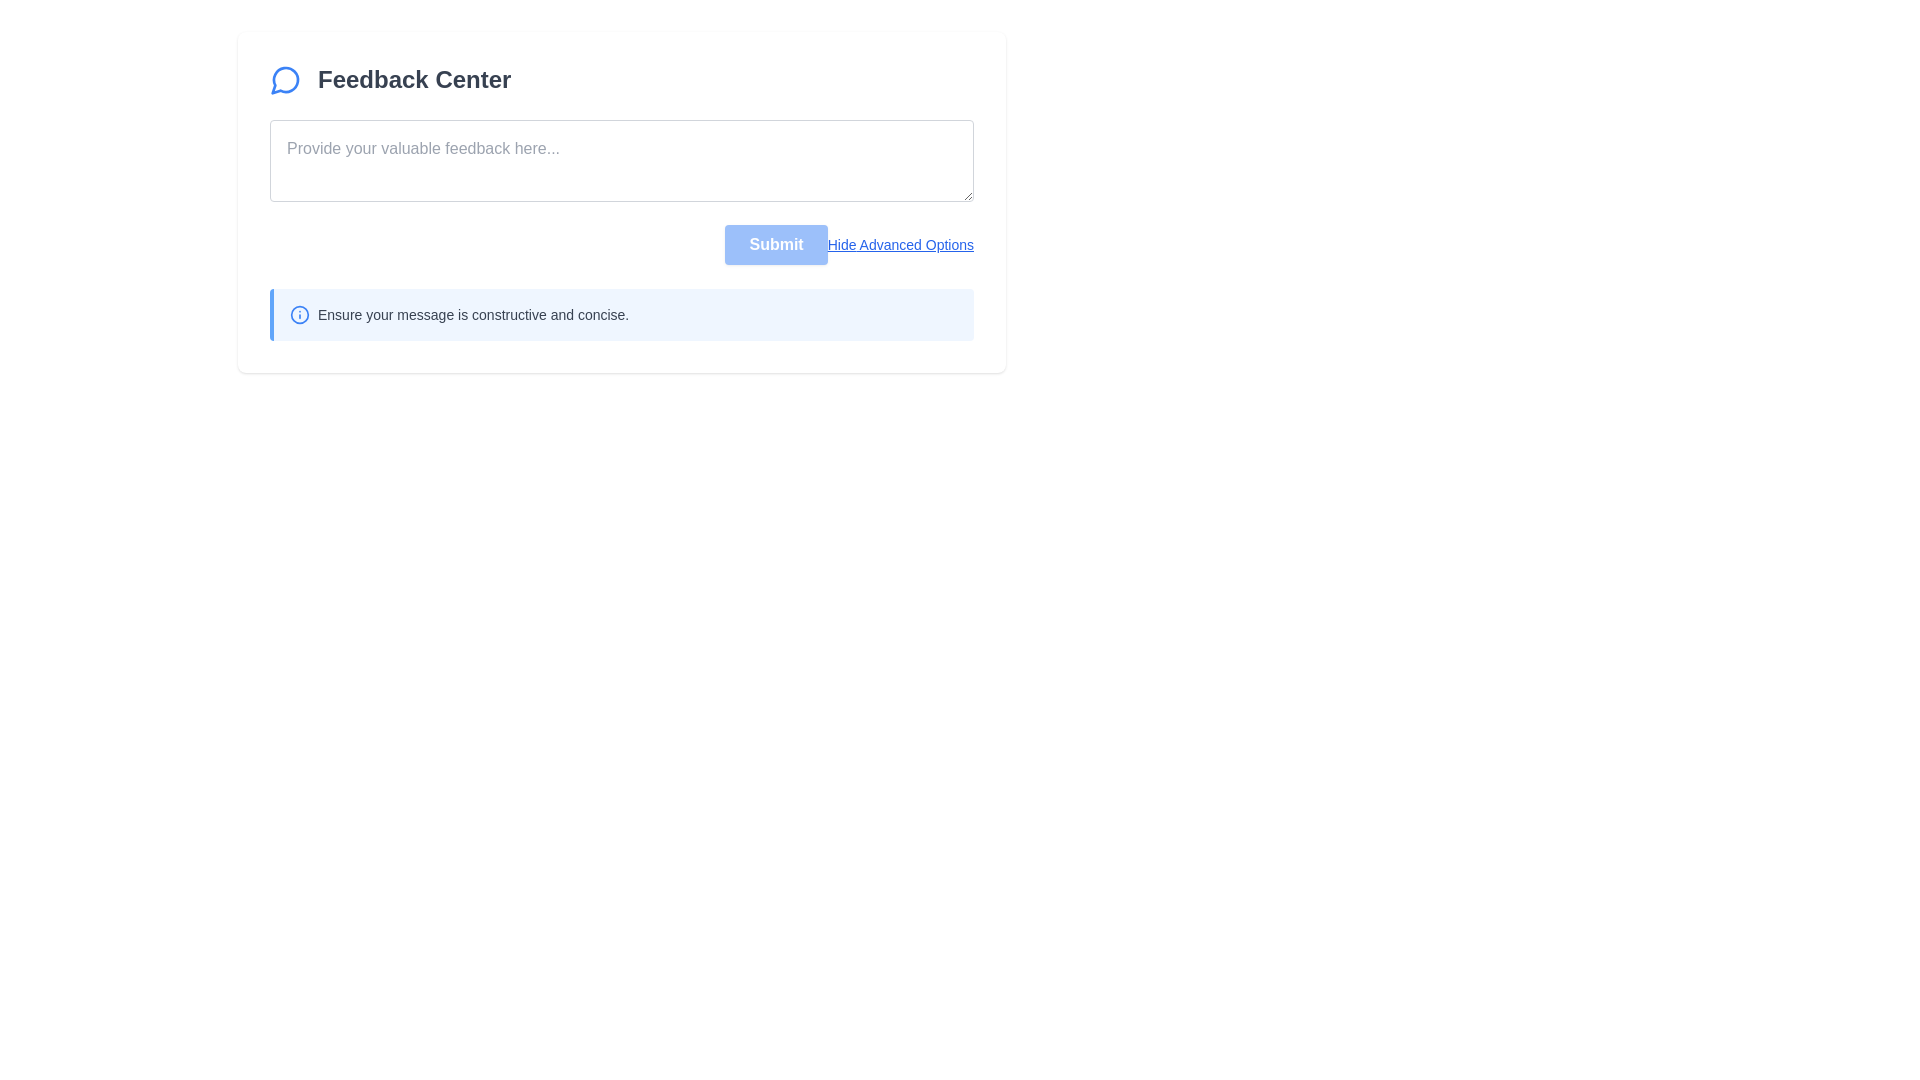 This screenshot has width=1920, height=1080. I want to click on the rounded icon representing messaging or feedback functionality, which features a circular speech bubble with a blue outline, located, so click(285, 79).